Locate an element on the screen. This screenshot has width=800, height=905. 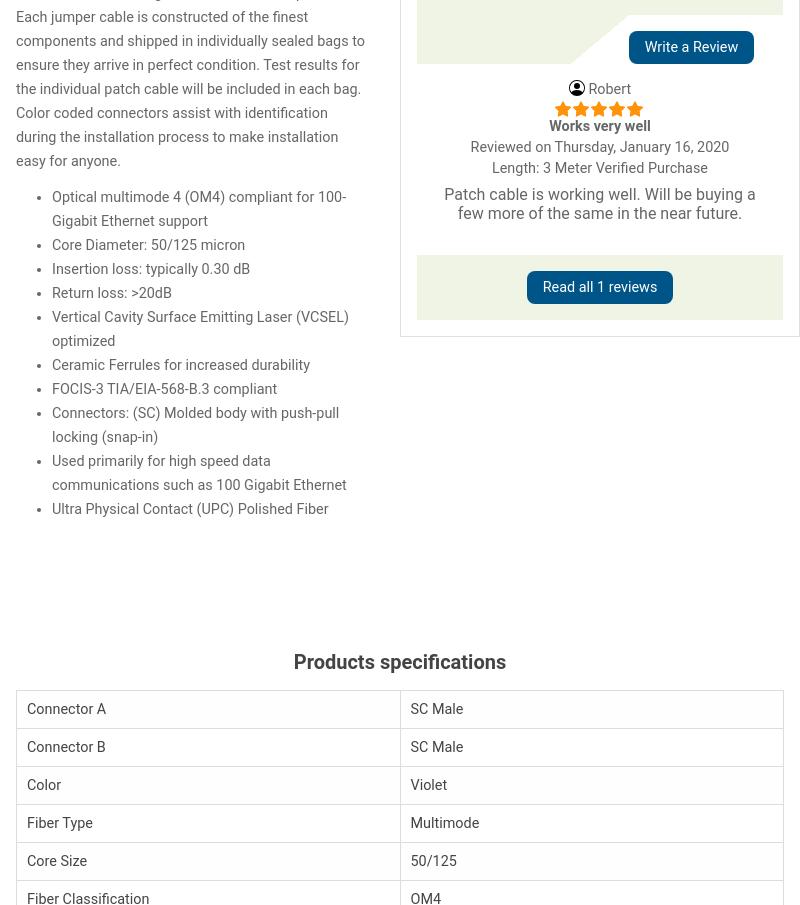
'Ultra Physical Contact (UPC) Polished Fiber' is located at coordinates (189, 507).